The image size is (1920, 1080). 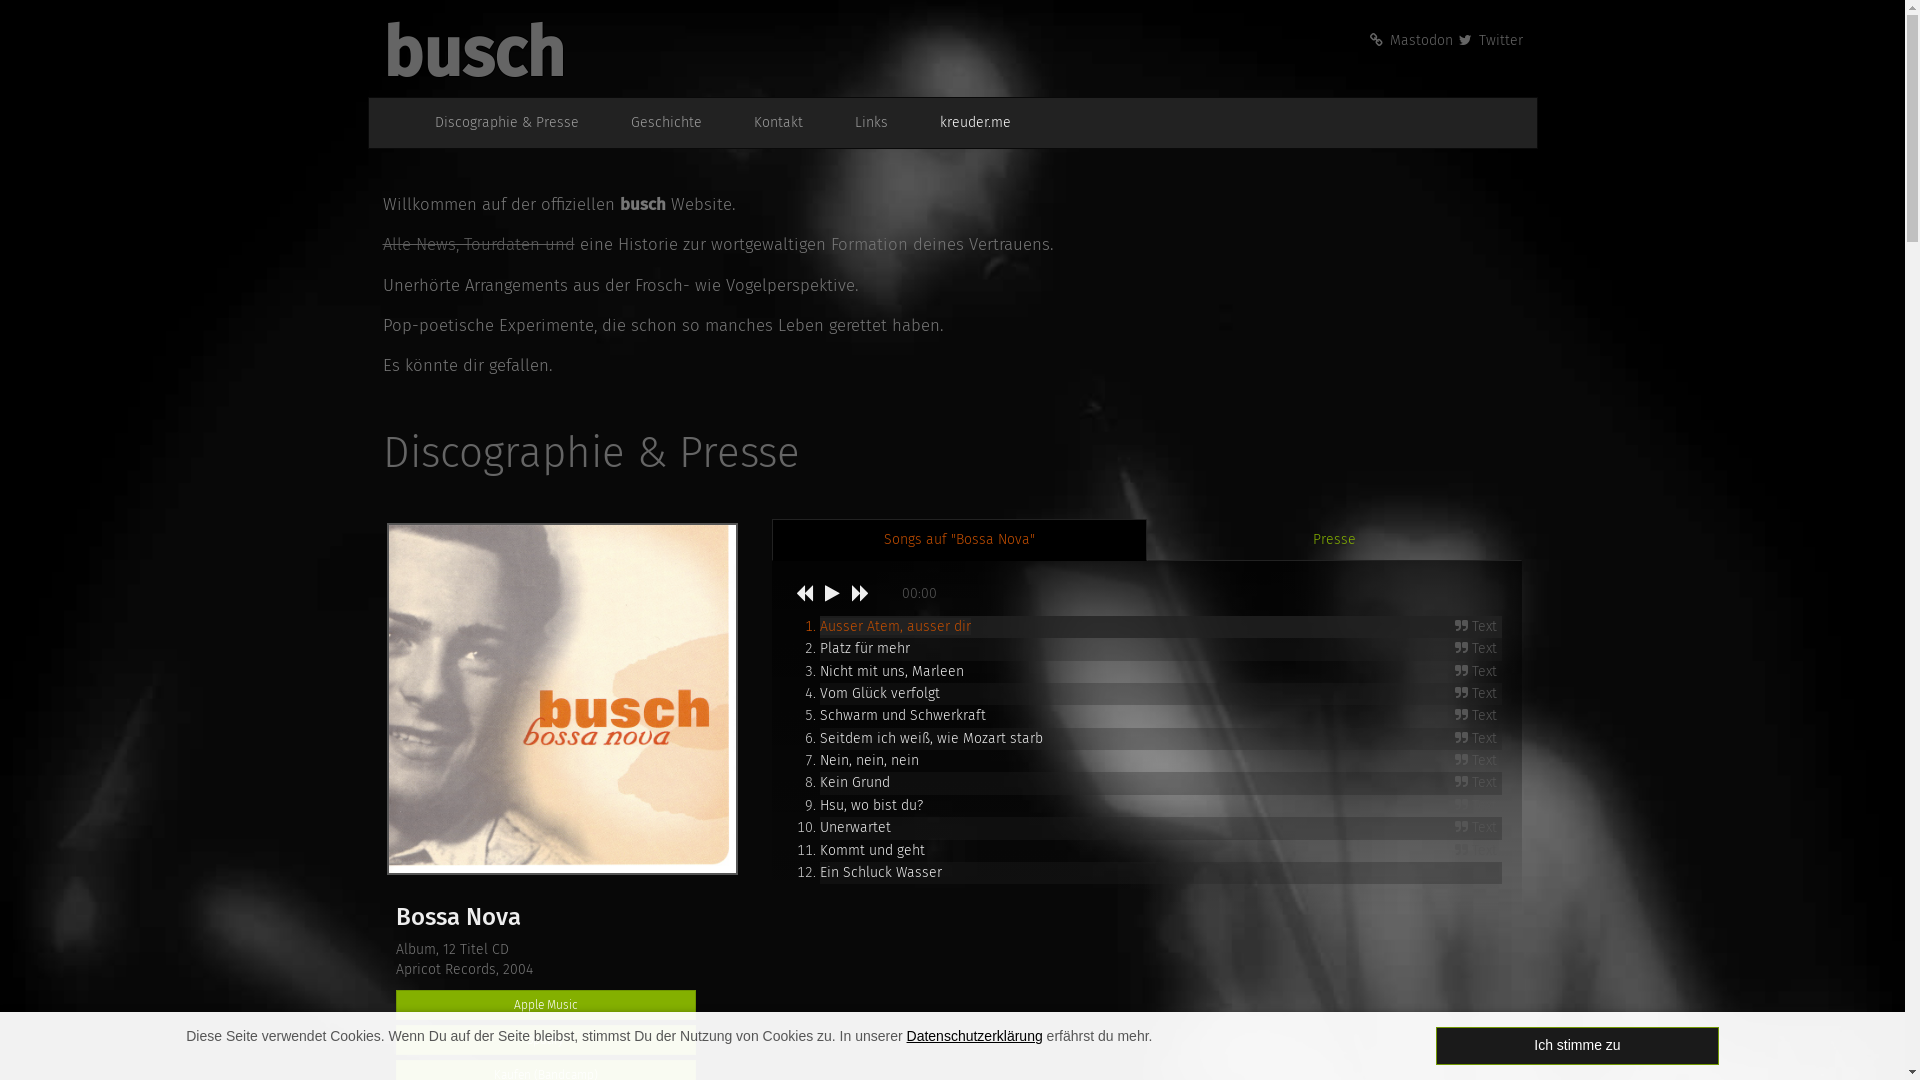 What do you see at coordinates (1478, 739) in the screenshot?
I see `'Text'` at bounding box center [1478, 739].